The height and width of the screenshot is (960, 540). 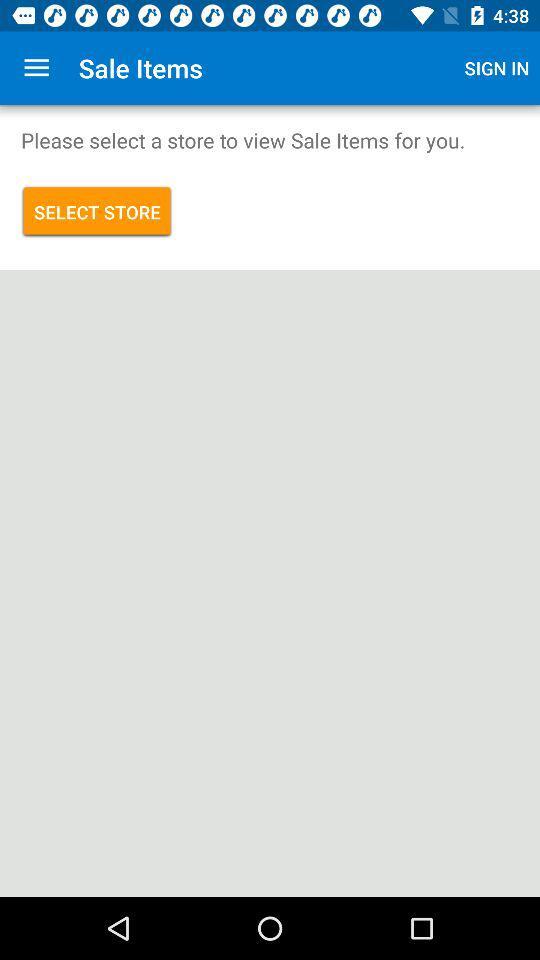 What do you see at coordinates (36, 68) in the screenshot?
I see `icon next to the sale items app` at bounding box center [36, 68].